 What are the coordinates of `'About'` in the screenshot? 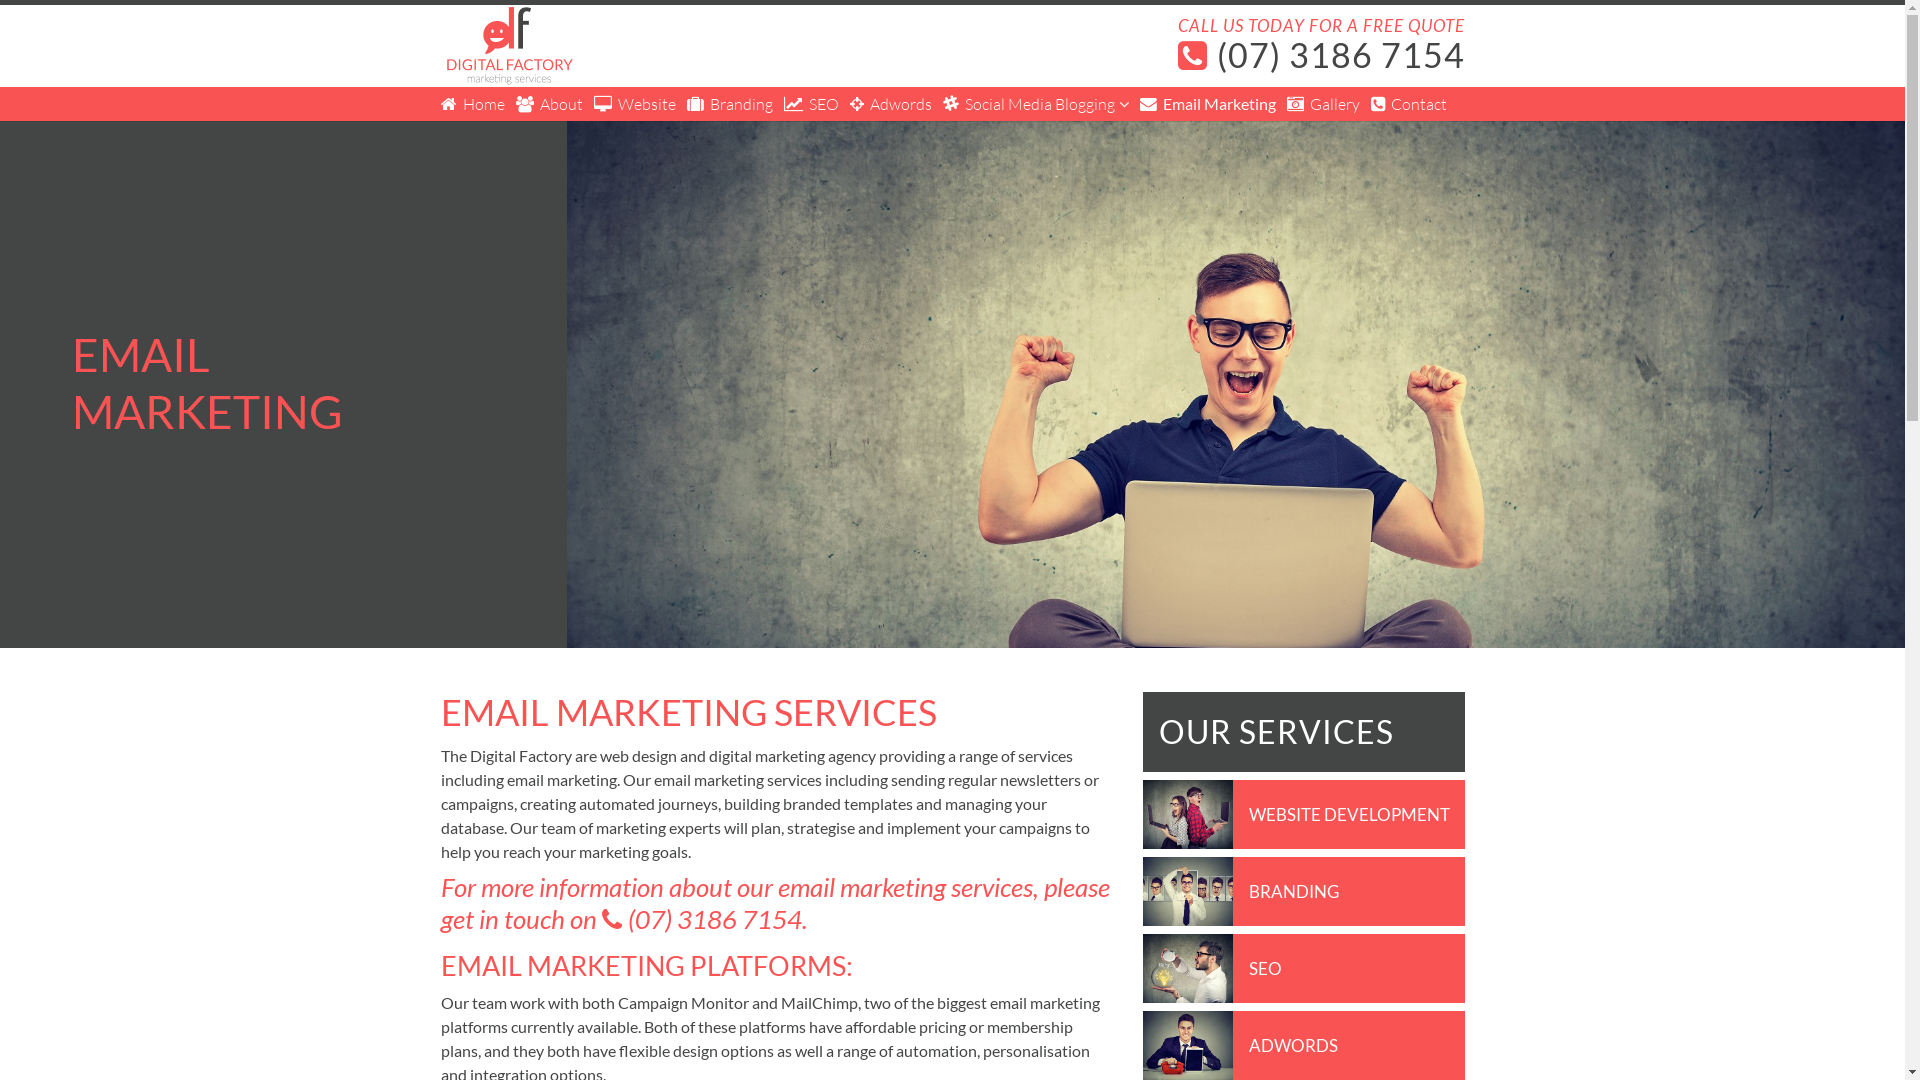 It's located at (549, 104).